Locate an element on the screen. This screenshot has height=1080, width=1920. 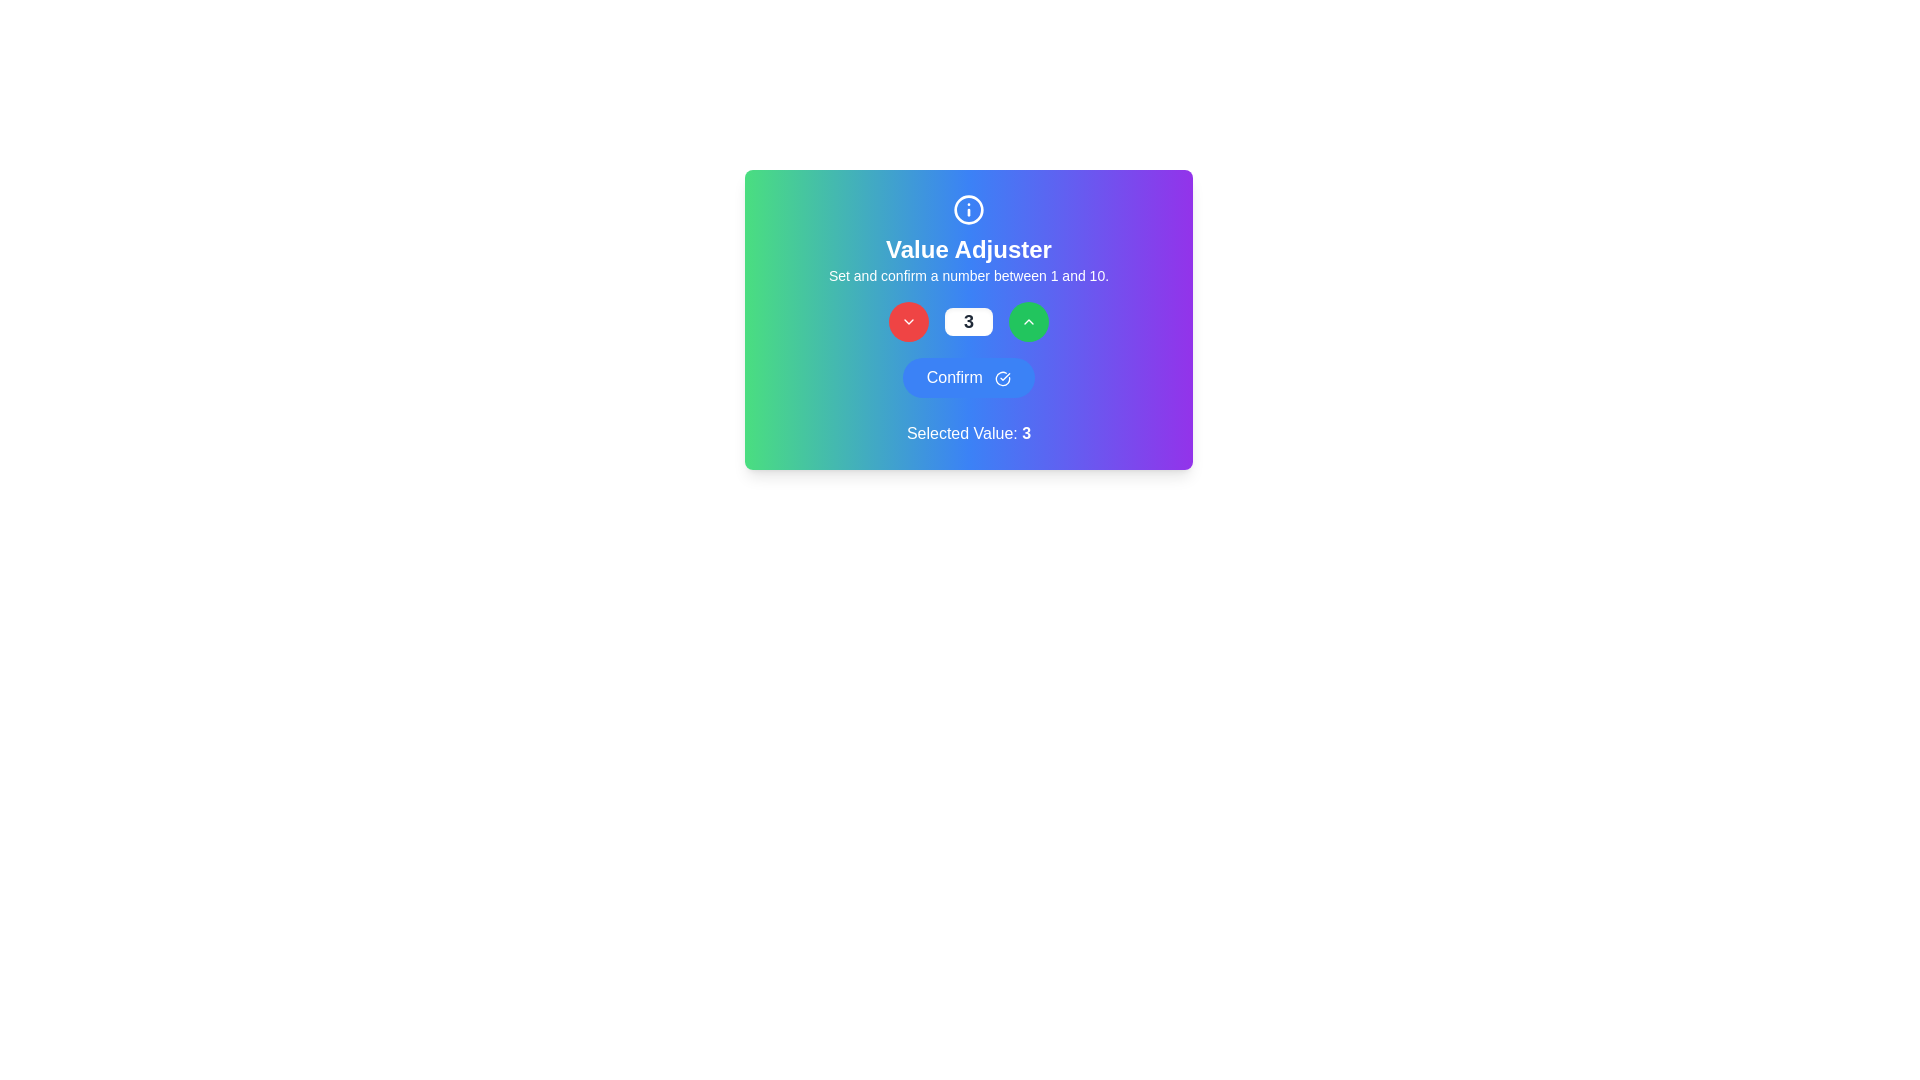
the bold text element labeled 'Value Adjuster', which is styled with a large font size and white color, positioned below a circular information icon is located at coordinates (969, 249).